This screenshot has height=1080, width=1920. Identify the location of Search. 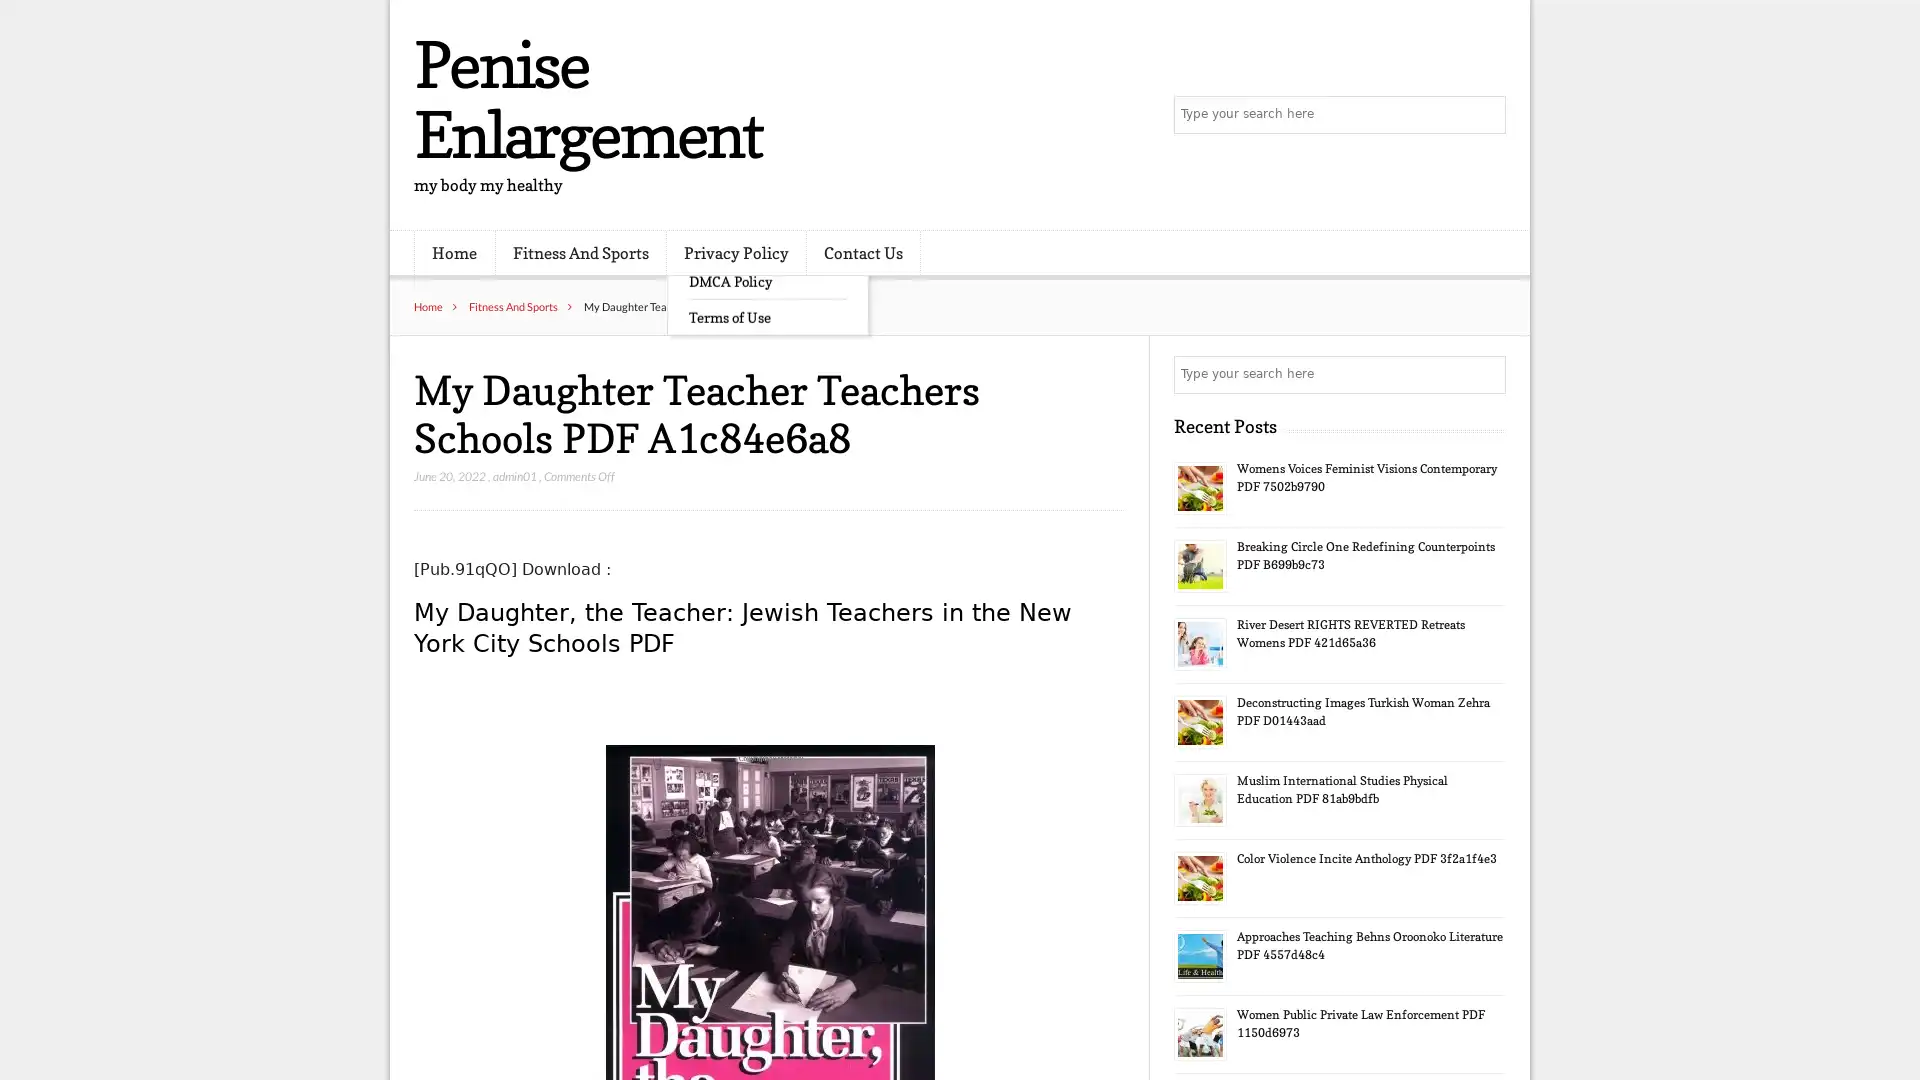
(1485, 374).